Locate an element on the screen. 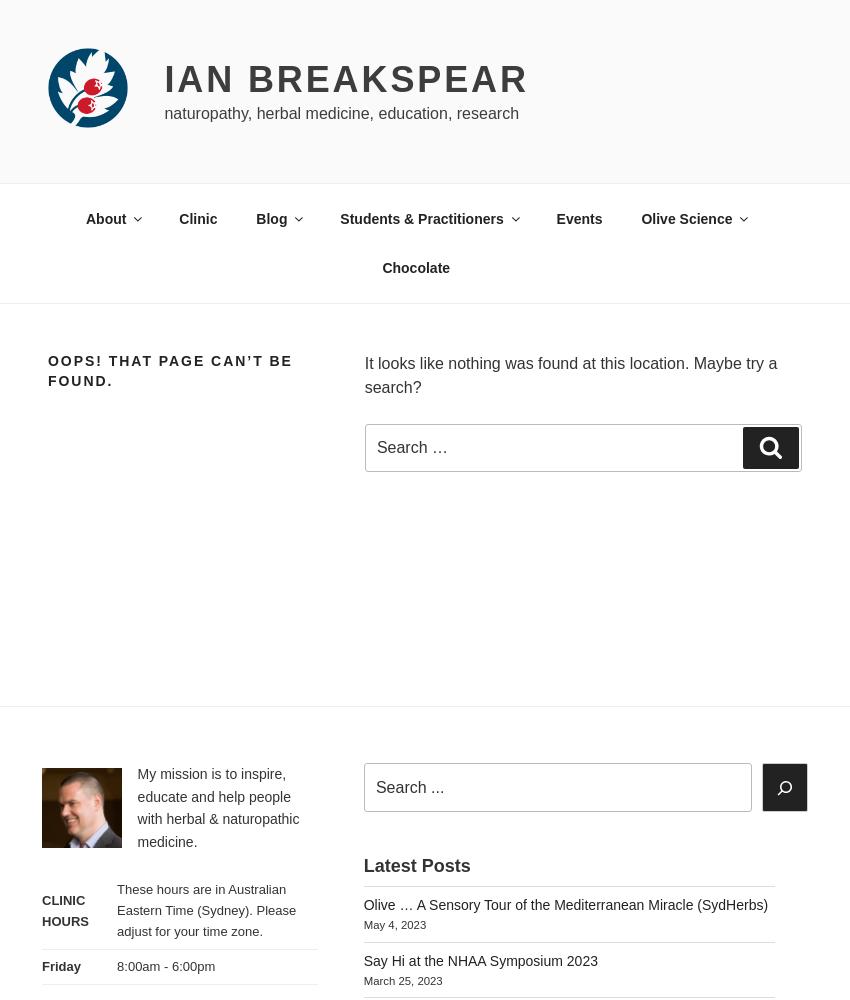 The width and height of the screenshot is (850, 1000). 'Chocolate' is located at coordinates (415, 267).